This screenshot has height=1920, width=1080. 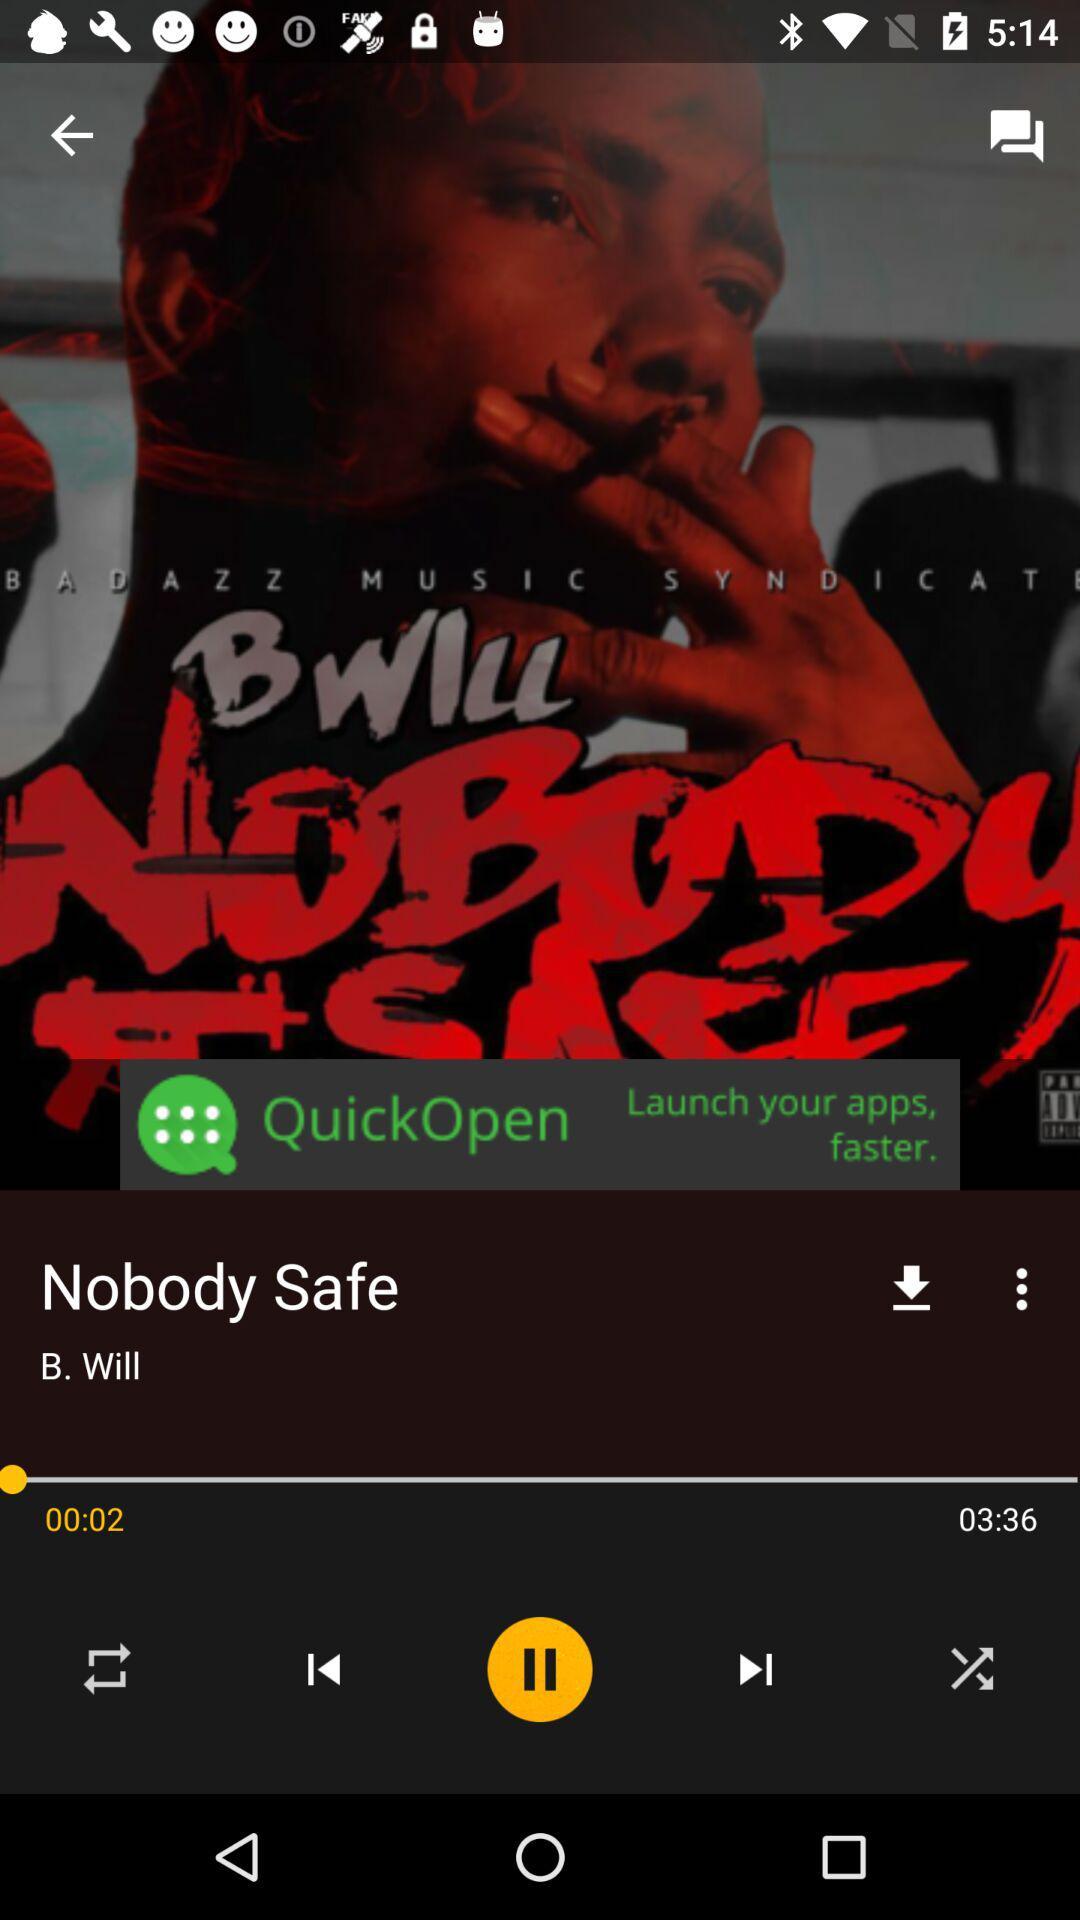 What do you see at coordinates (971, 1669) in the screenshot?
I see `the close icon` at bounding box center [971, 1669].